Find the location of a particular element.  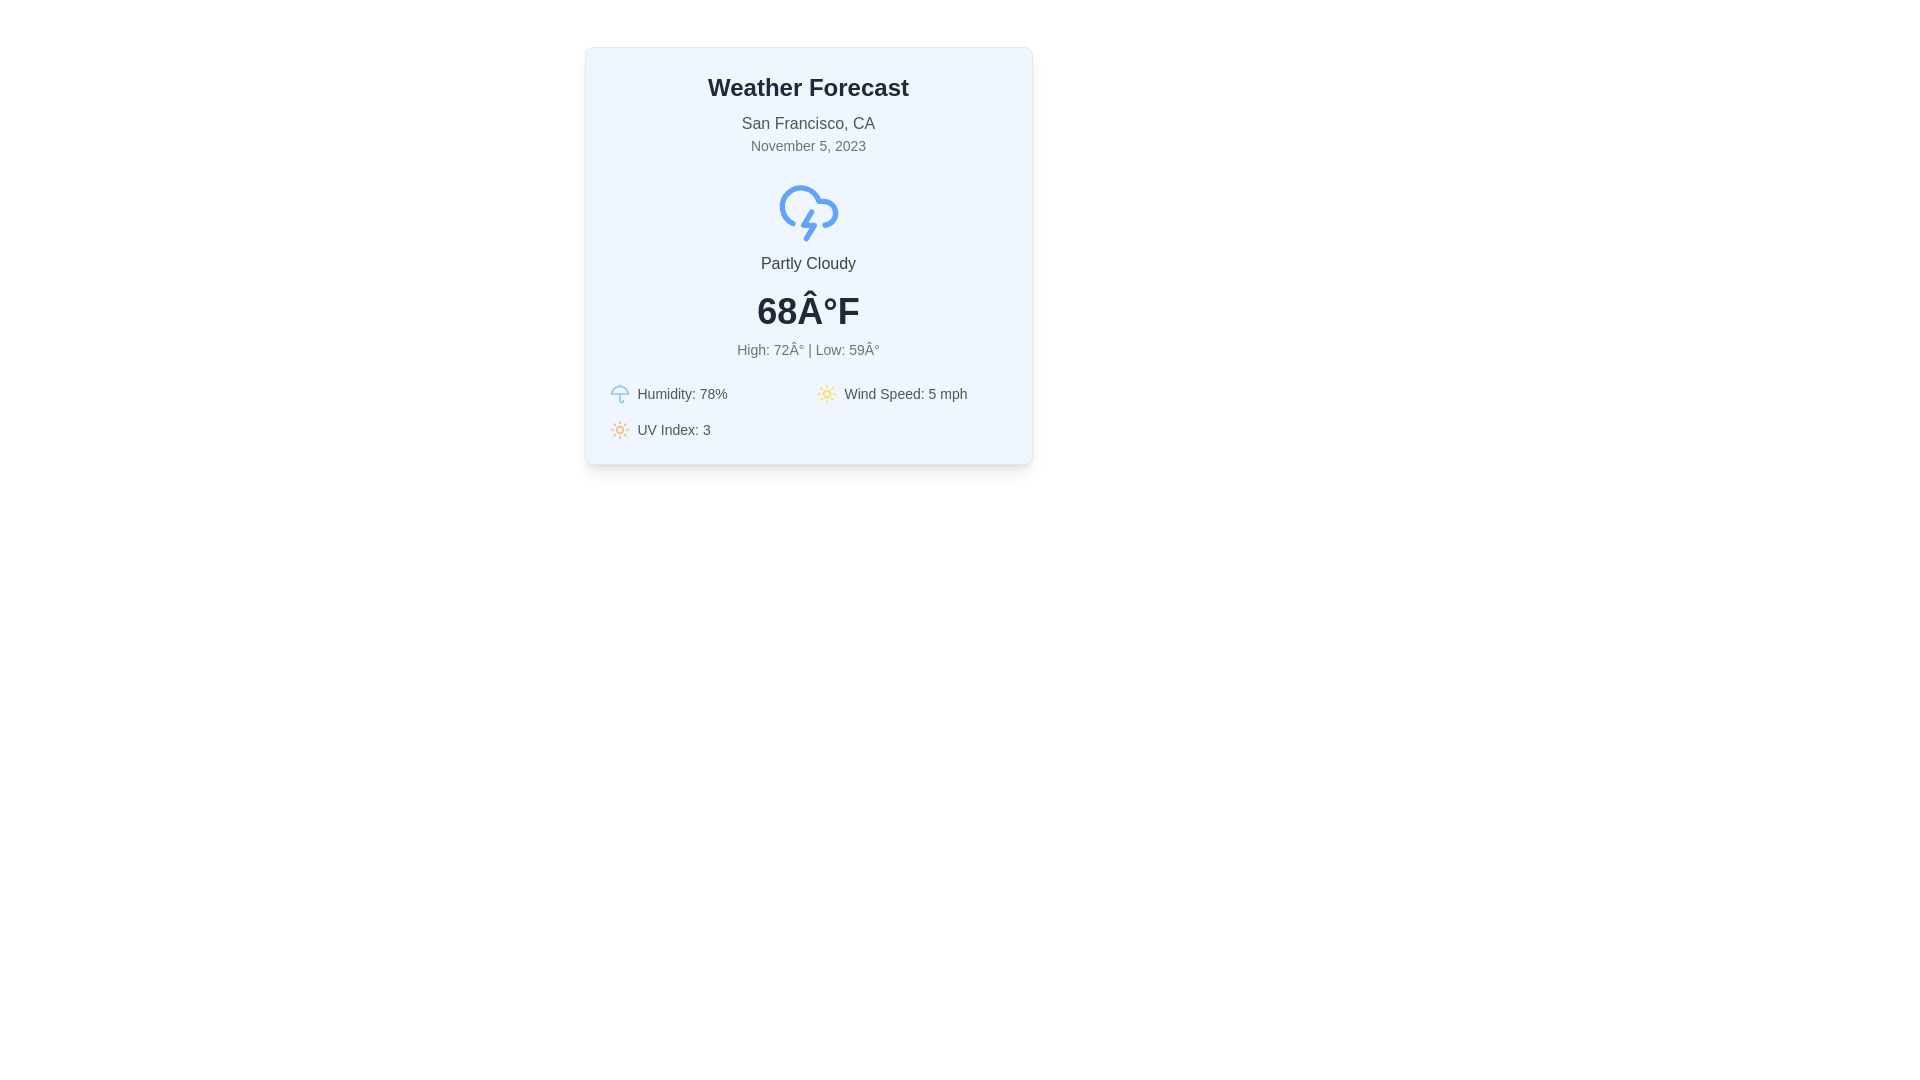

the Label displaying 'Partly Cloudy' that is located below the weather icon in the weather forecast card is located at coordinates (808, 262).